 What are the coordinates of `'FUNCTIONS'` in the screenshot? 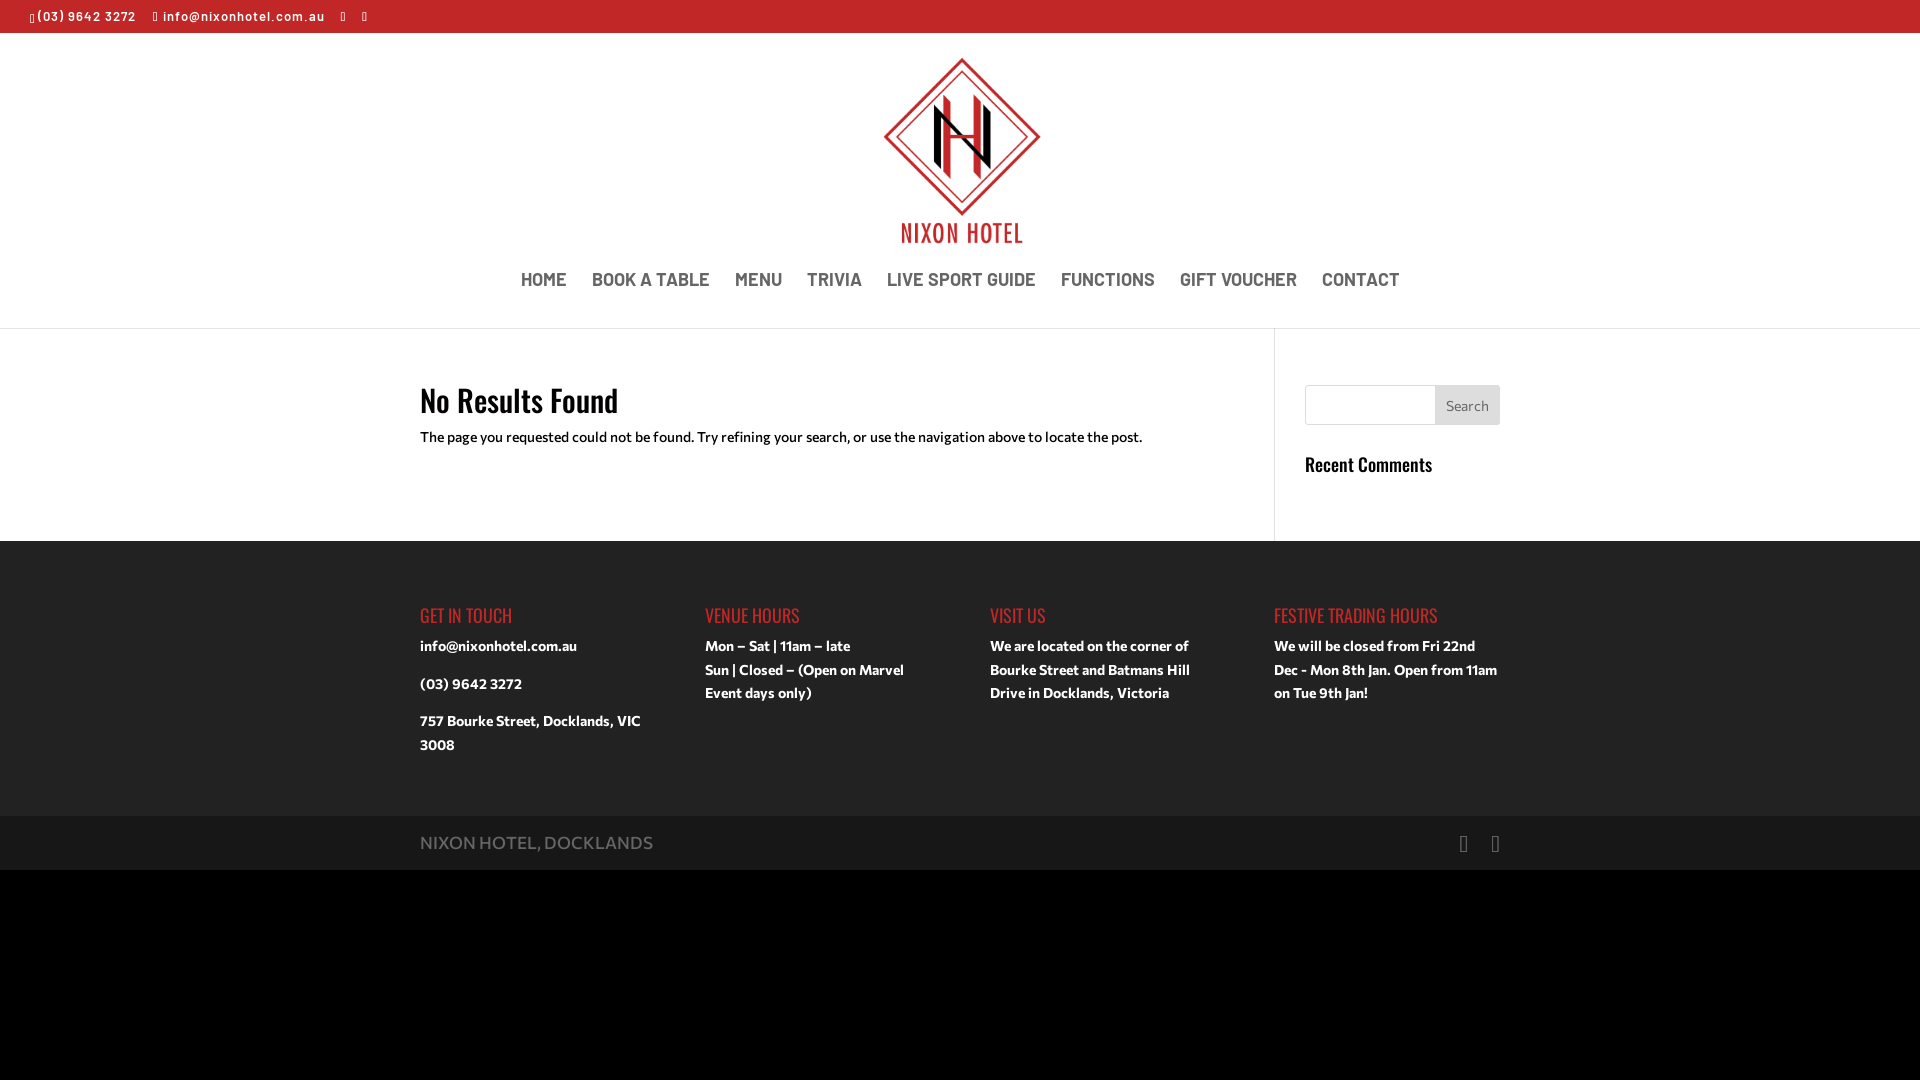 It's located at (1106, 300).